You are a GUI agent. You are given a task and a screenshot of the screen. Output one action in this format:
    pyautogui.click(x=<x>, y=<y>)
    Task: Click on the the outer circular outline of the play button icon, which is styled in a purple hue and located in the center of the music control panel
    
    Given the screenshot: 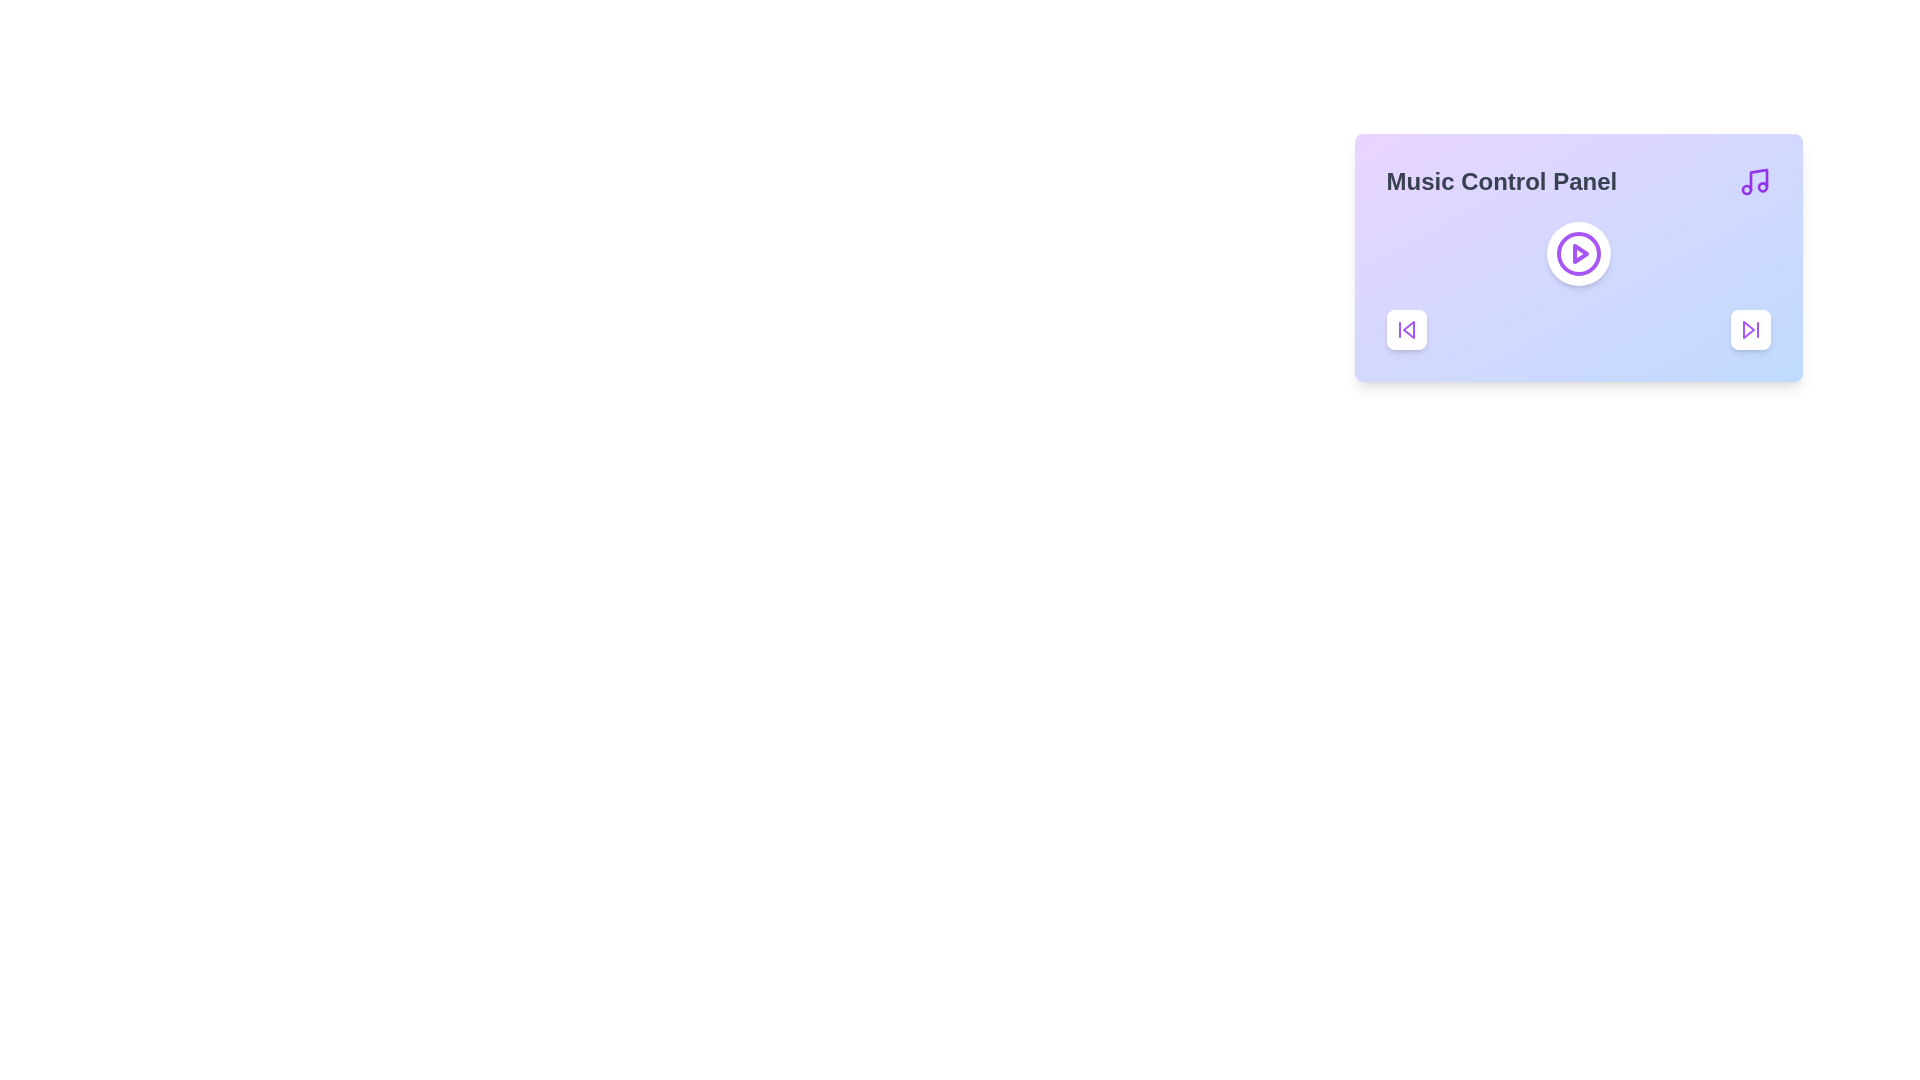 What is the action you would take?
    pyautogui.click(x=1577, y=253)
    